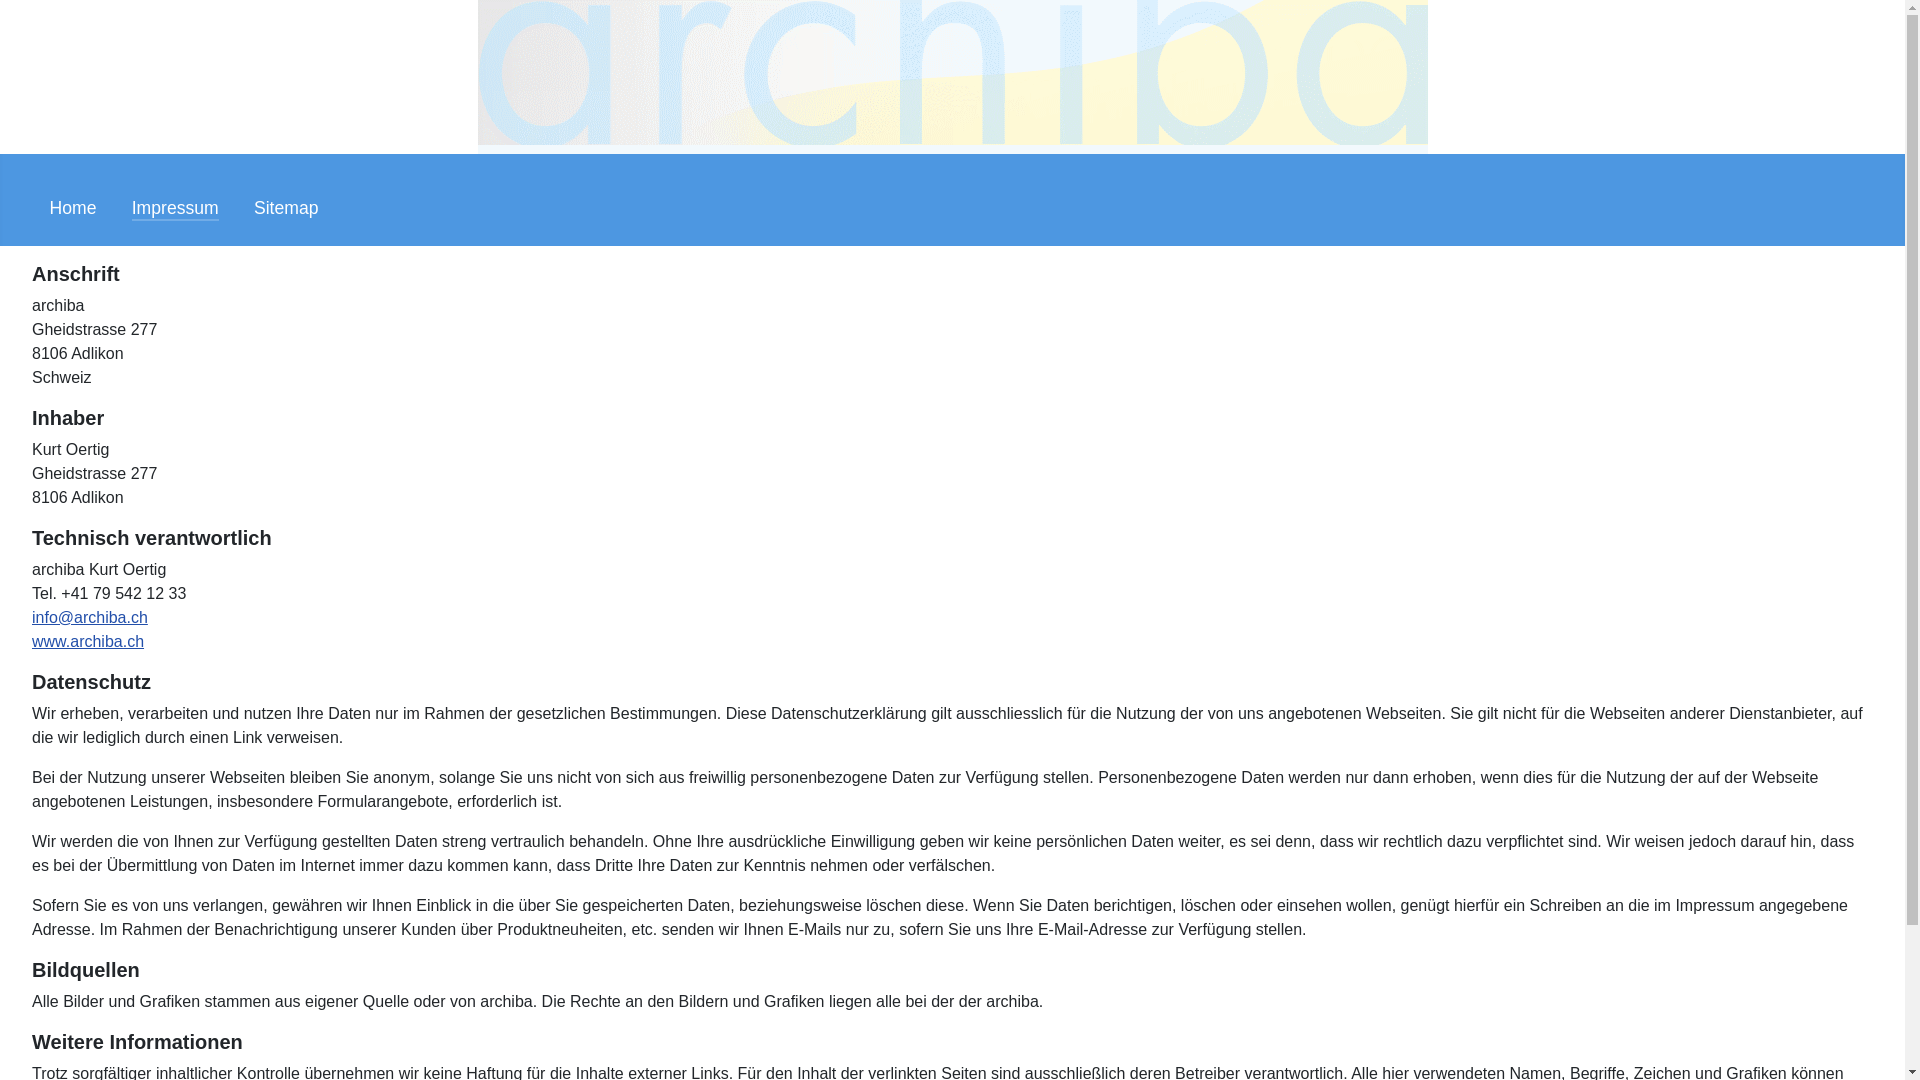 Image resolution: width=1920 pixels, height=1080 pixels. Describe the element at coordinates (86, 641) in the screenshot. I see `'www.archiba.ch'` at that location.